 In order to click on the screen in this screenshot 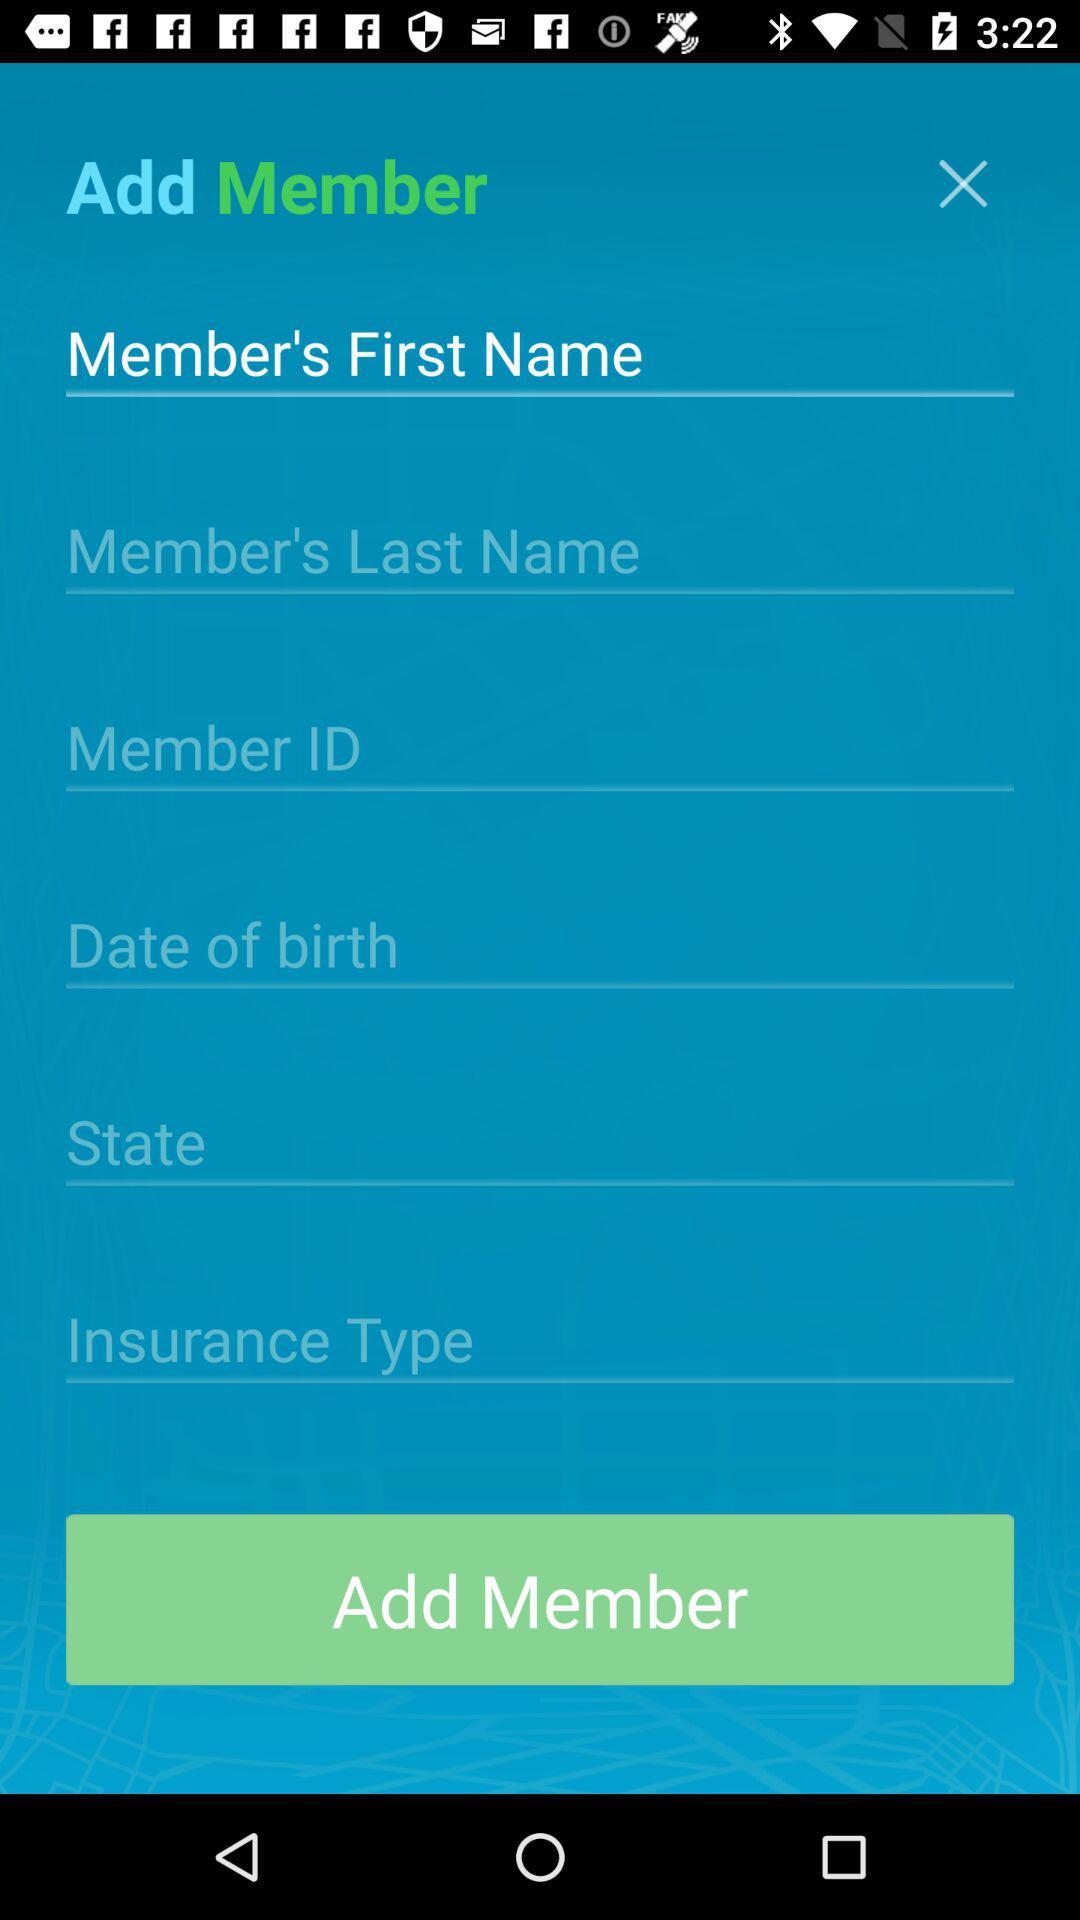, I will do `click(962, 183)`.